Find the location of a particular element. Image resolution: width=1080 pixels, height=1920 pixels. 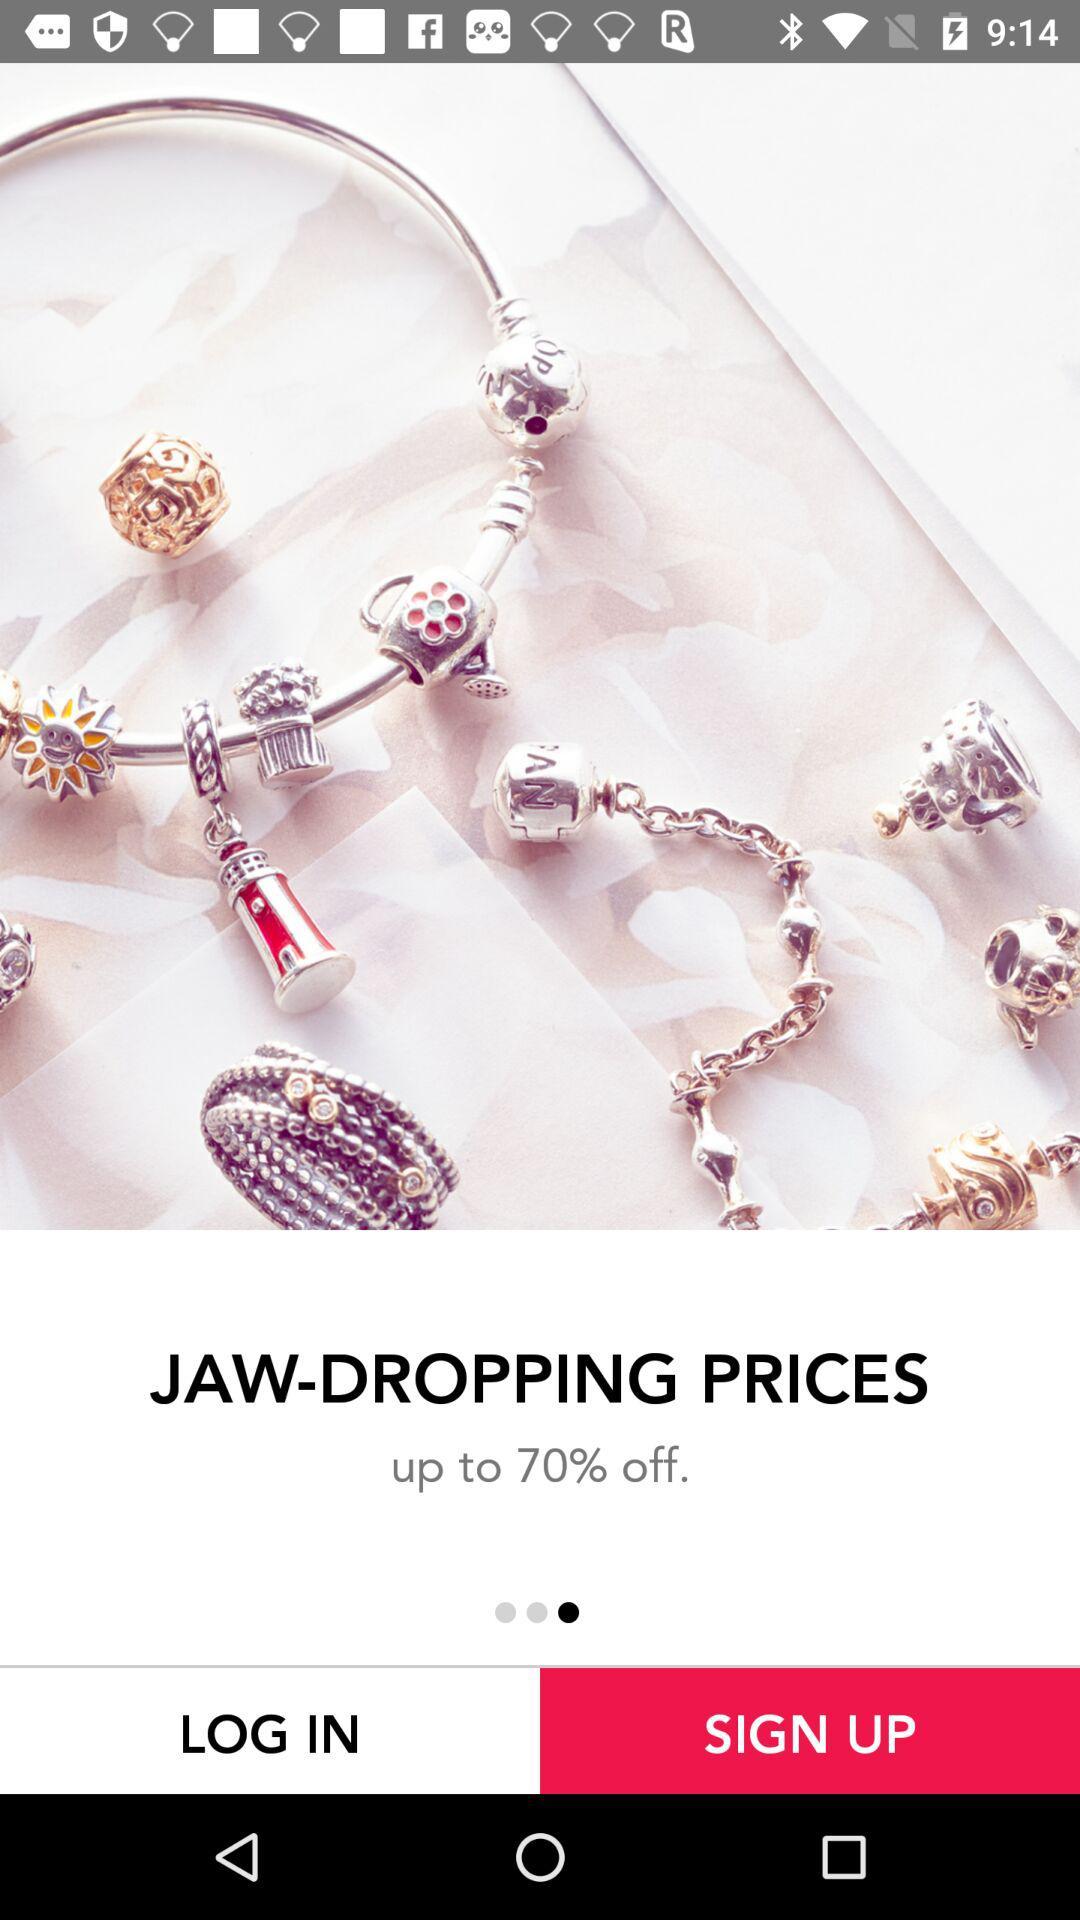

icon at the bottom right corner is located at coordinates (810, 1730).